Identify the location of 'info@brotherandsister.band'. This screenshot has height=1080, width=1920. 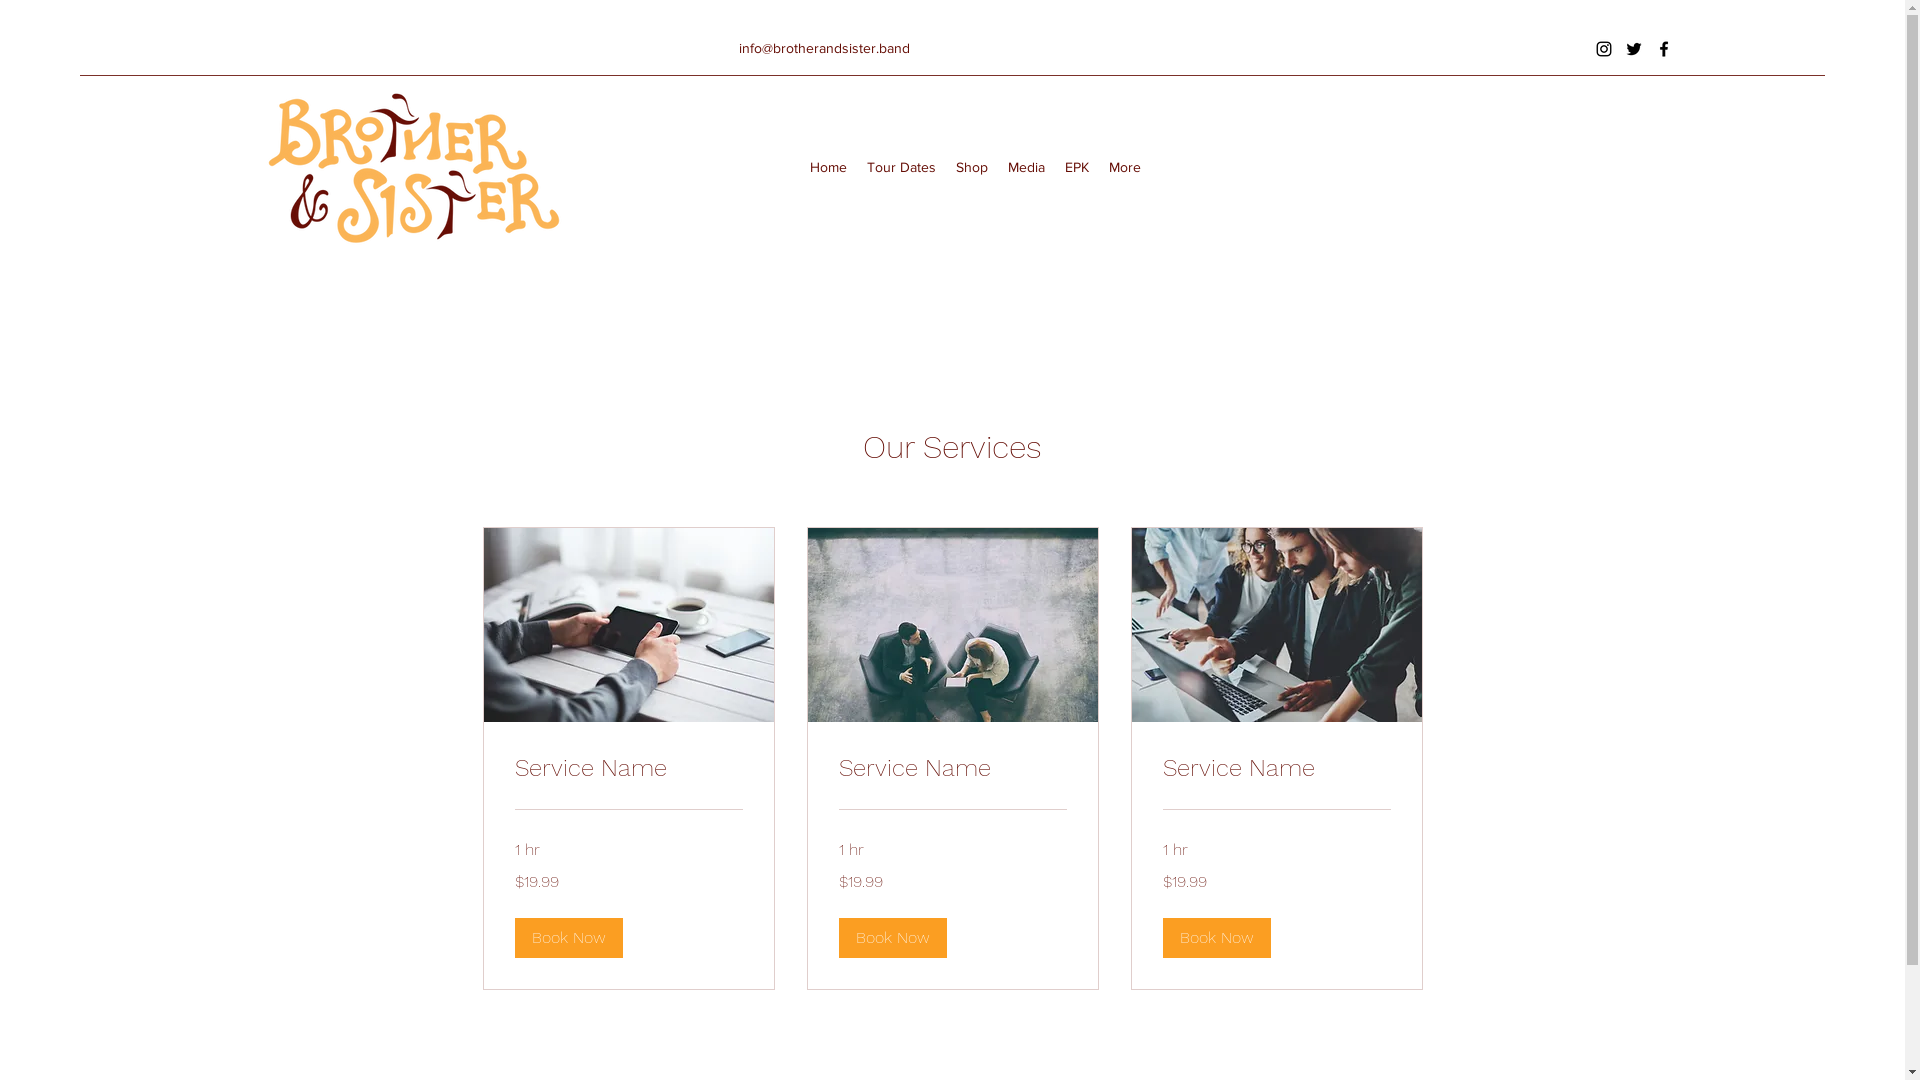
(824, 46).